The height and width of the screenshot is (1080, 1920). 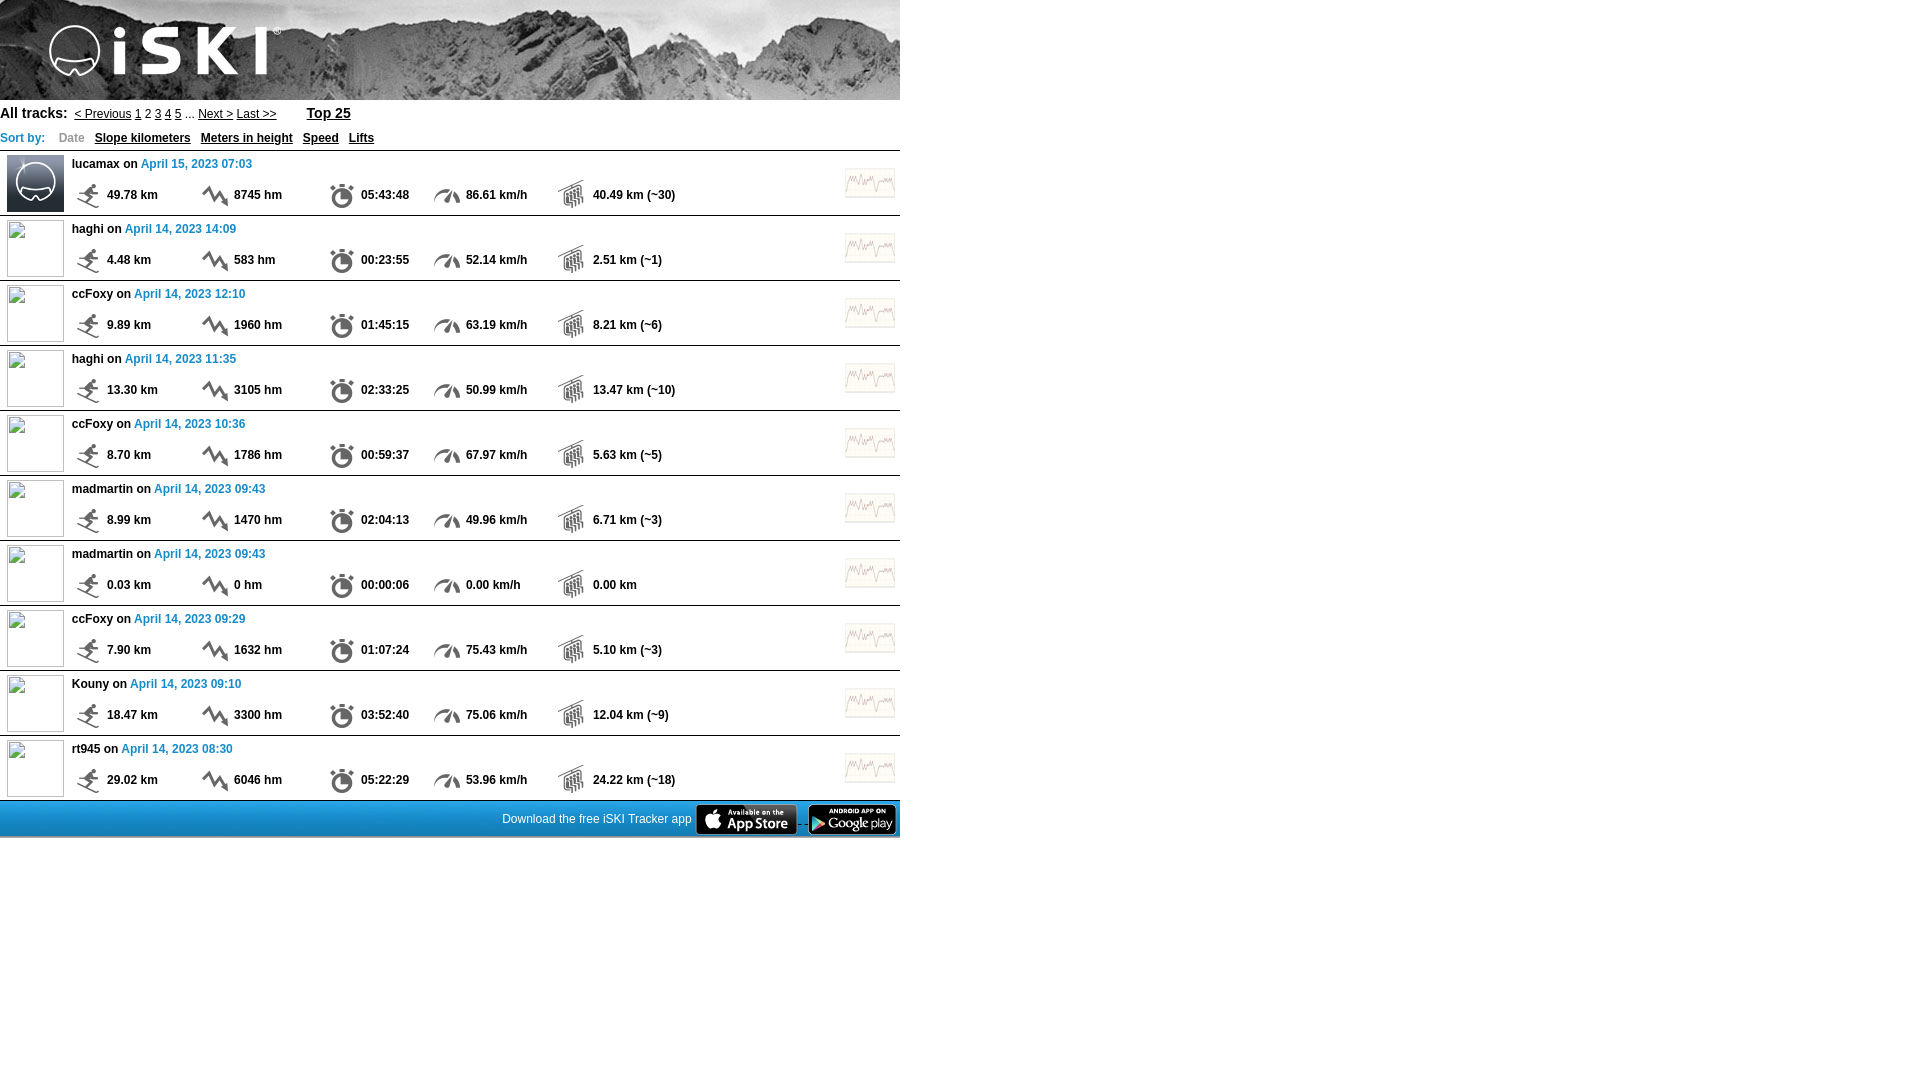 What do you see at coordinates (256, 112) in the screenshot?
I see `'Last >>'` at bounding box center [256, 112].